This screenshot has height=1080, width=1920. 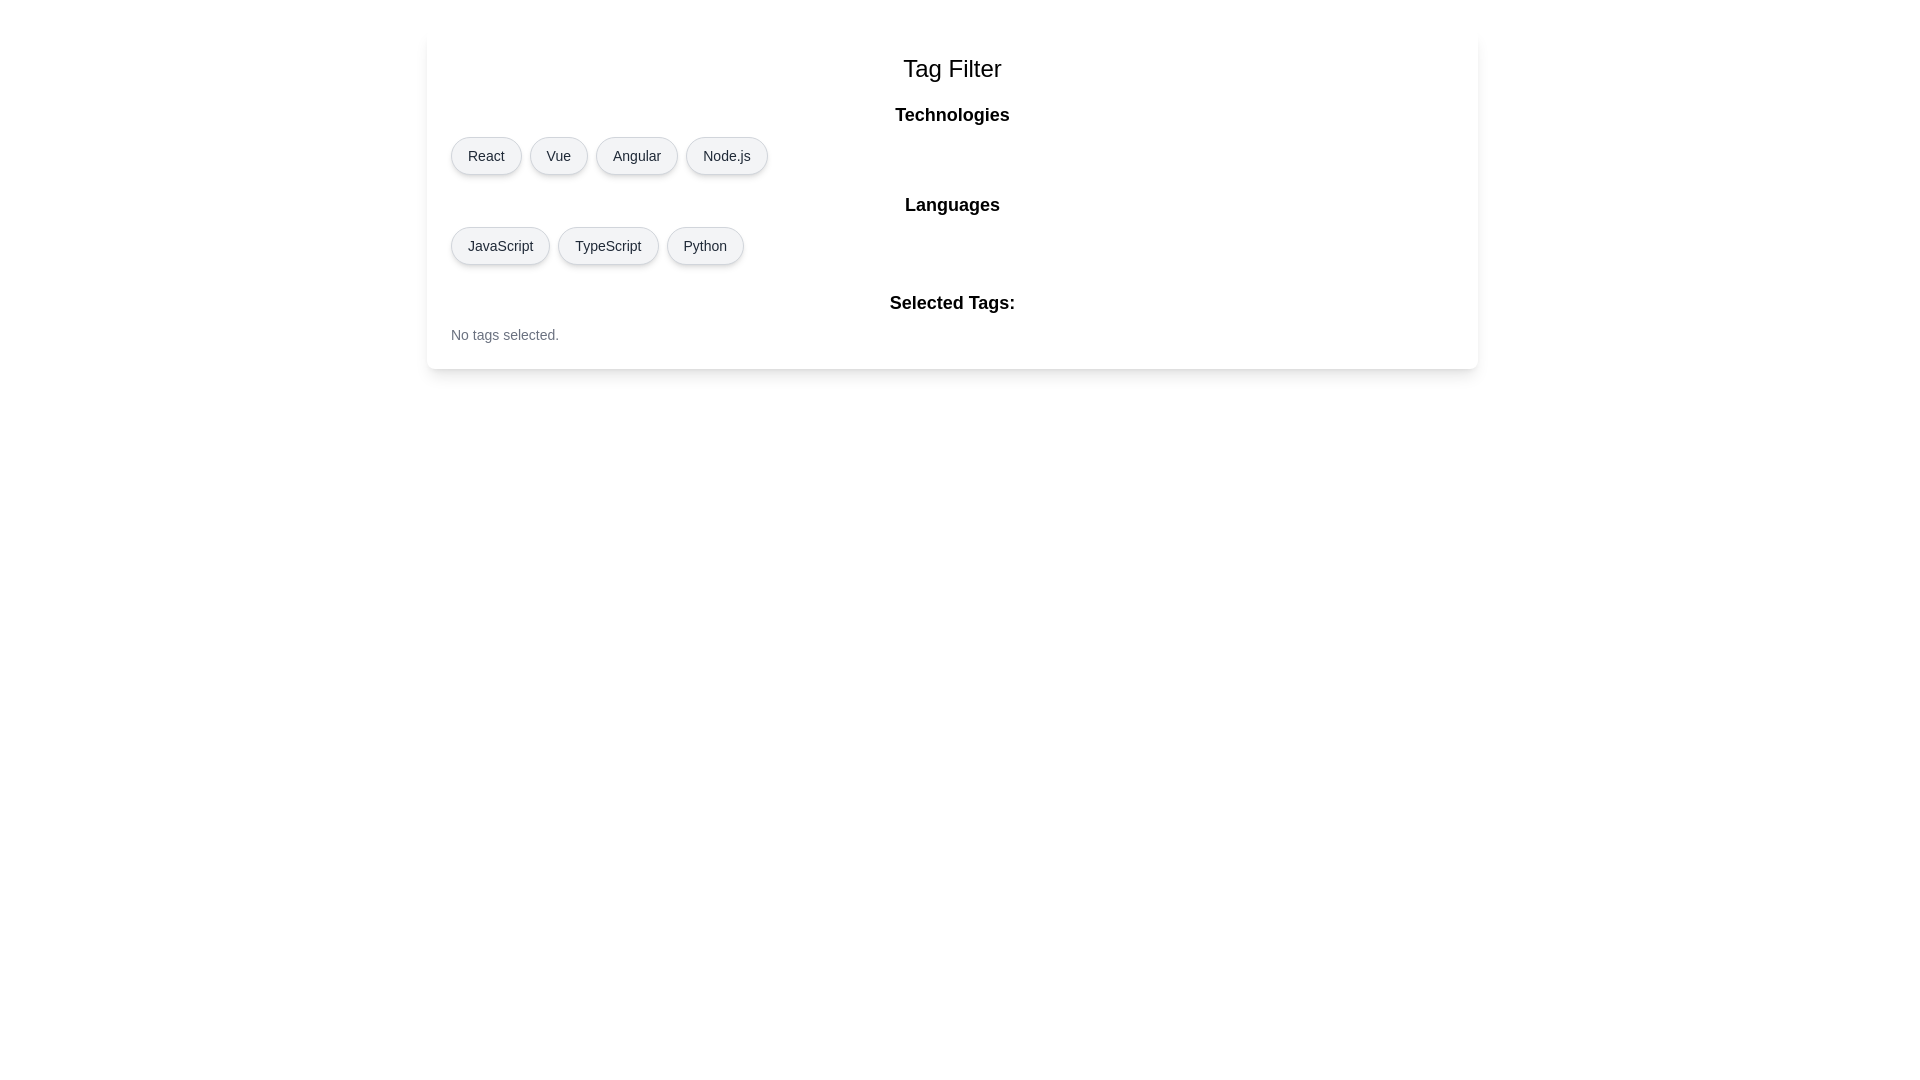 What do you see at coordinates (951, 115) in the screenshot?
I see `the descriptive heading text label located above the group of tag-like elements (React, Vue, Angular, Node.js)` at bounding box center [951, 115].